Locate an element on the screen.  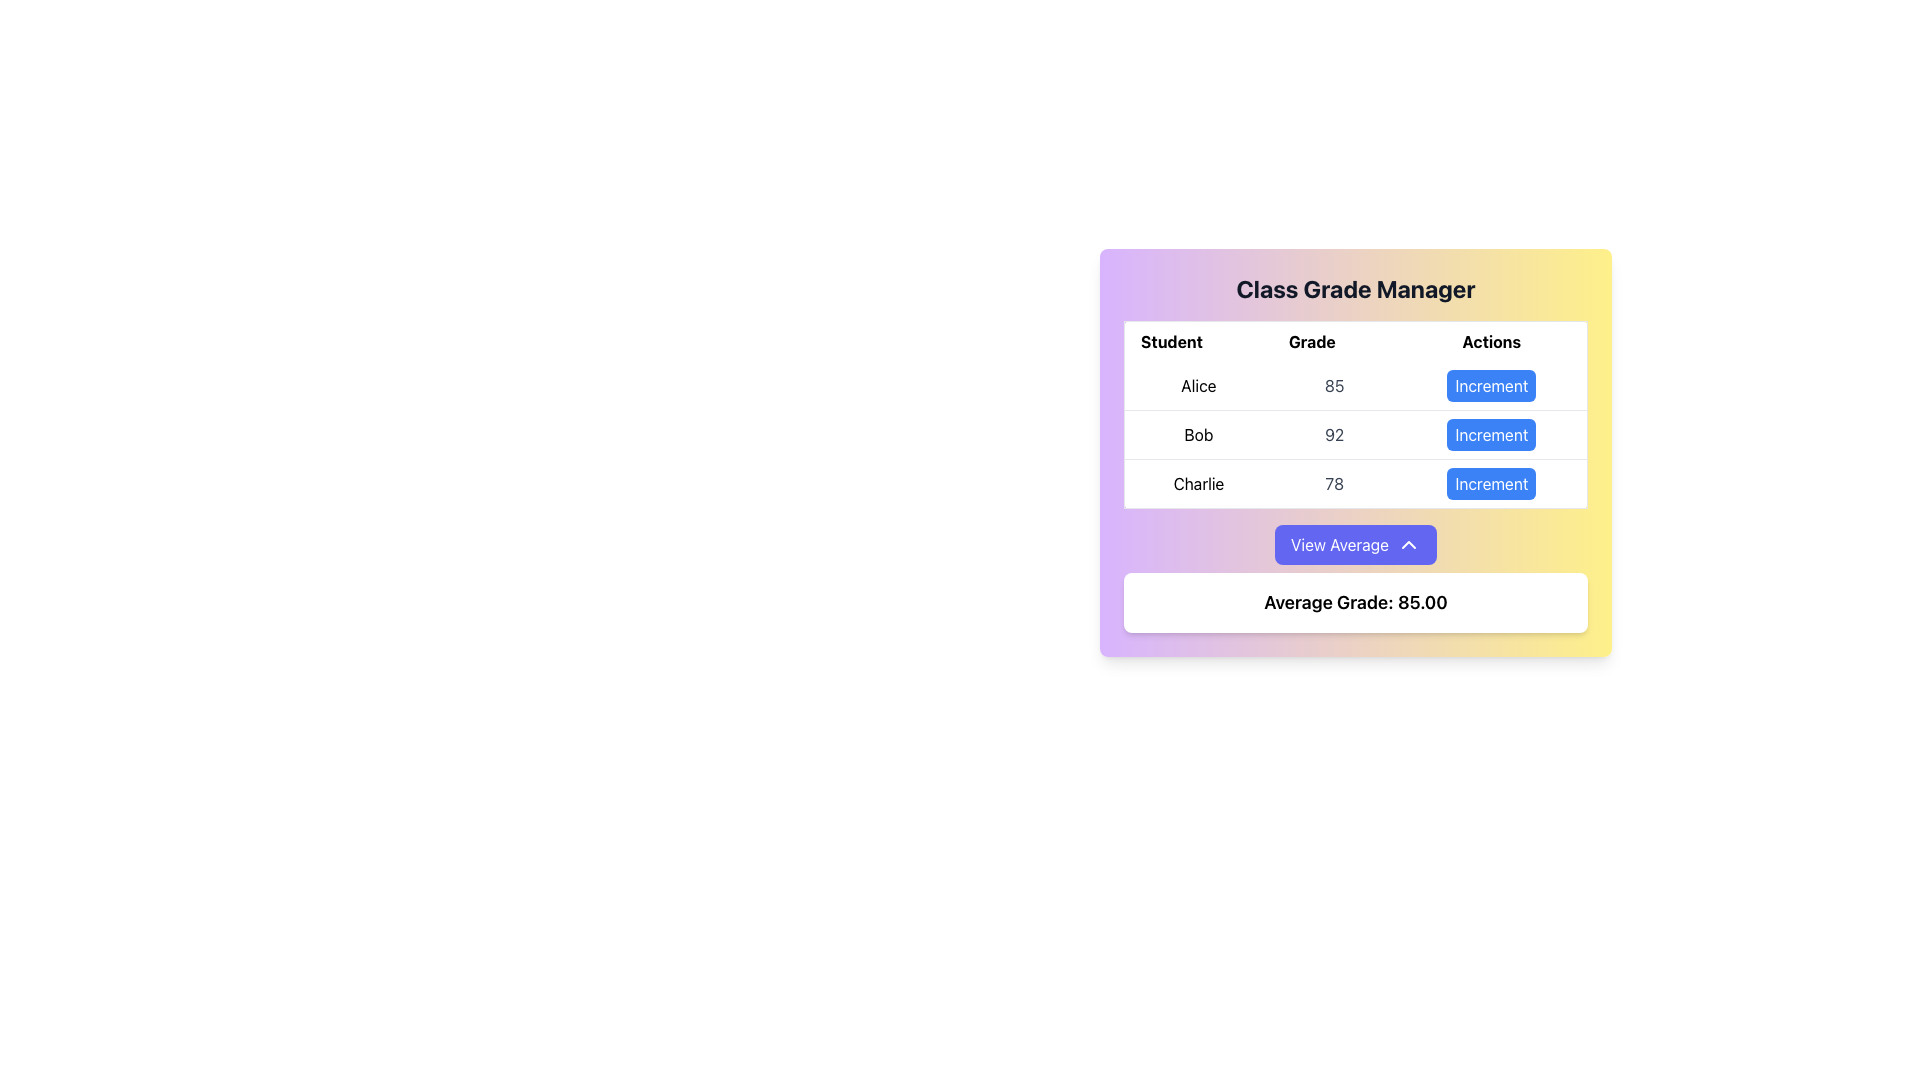
the Text Label that displays the calculated average grade for the listed items in the 'Class Grade Manager' interface, located below the 'View Average' button is located at coordinates (1356, 601).